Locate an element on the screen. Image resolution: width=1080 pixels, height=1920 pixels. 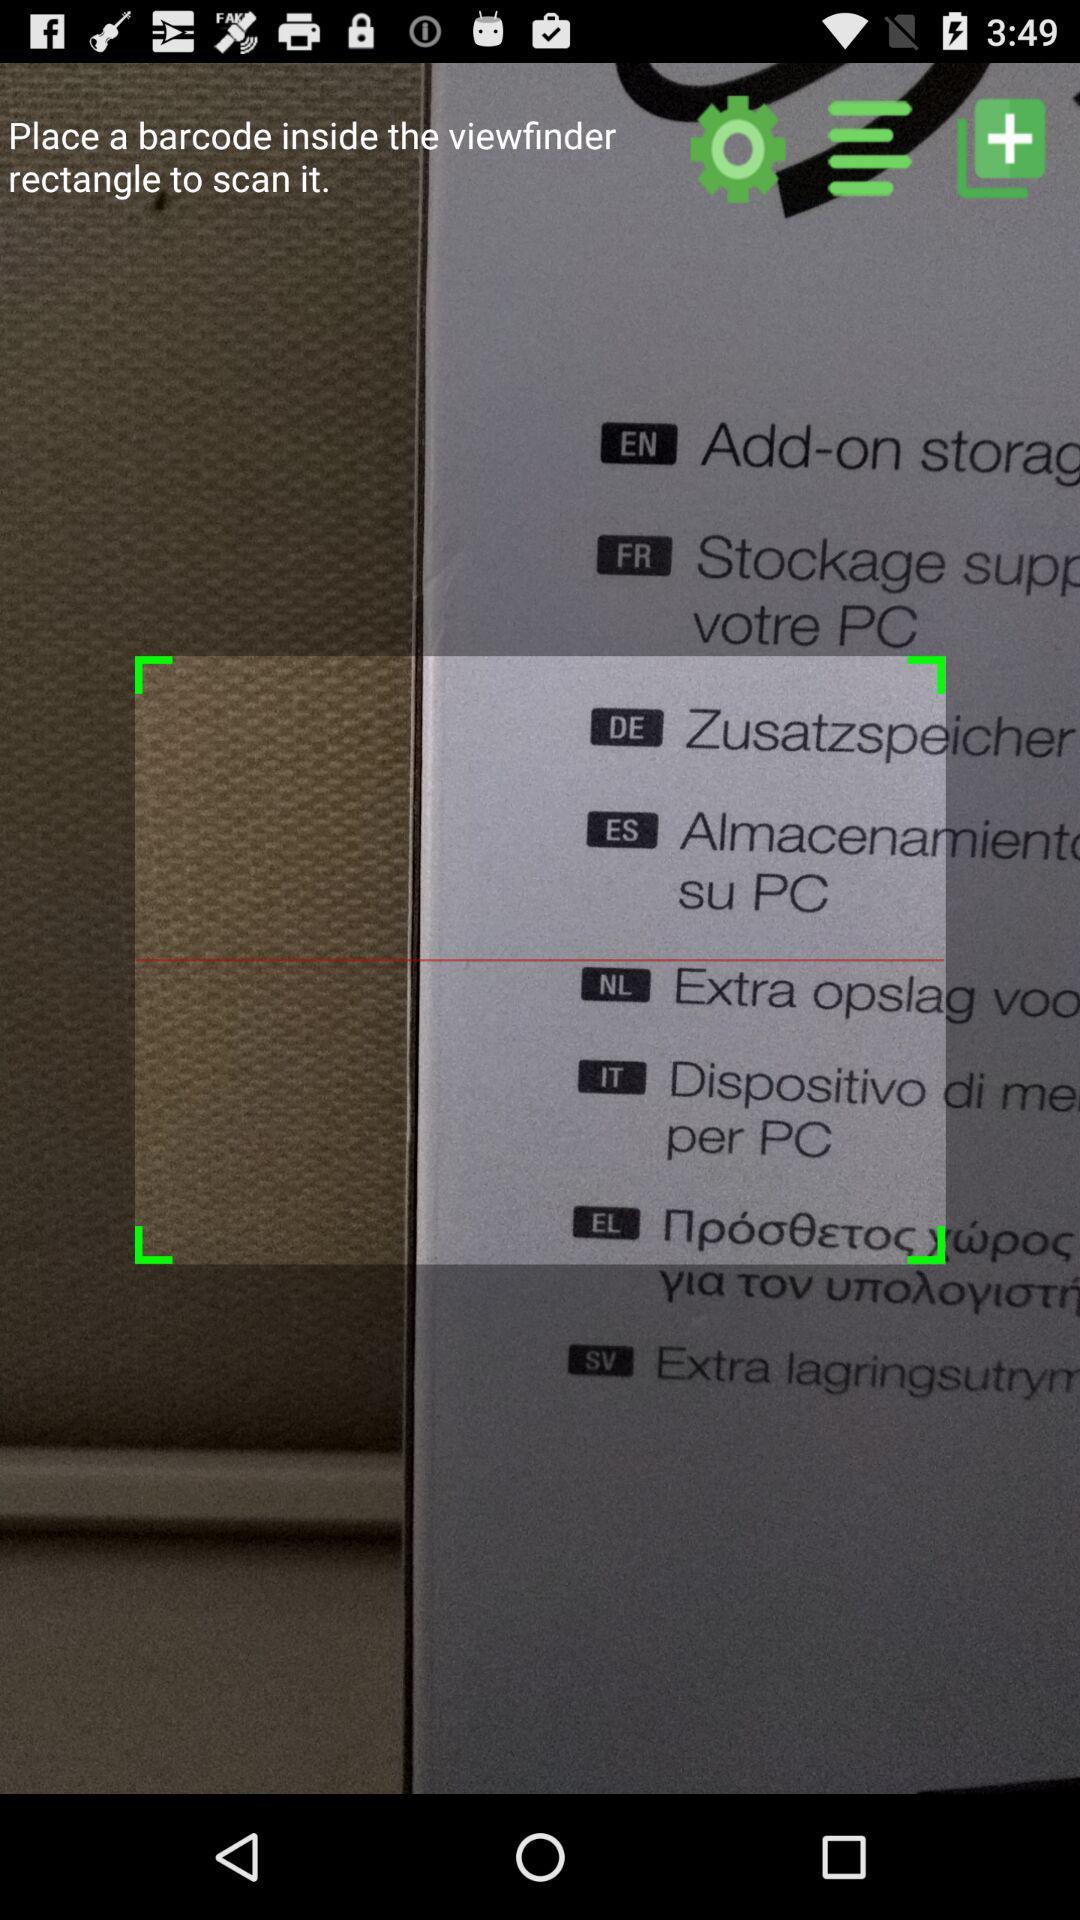
explore menu options is located at coordinates (869, 147).